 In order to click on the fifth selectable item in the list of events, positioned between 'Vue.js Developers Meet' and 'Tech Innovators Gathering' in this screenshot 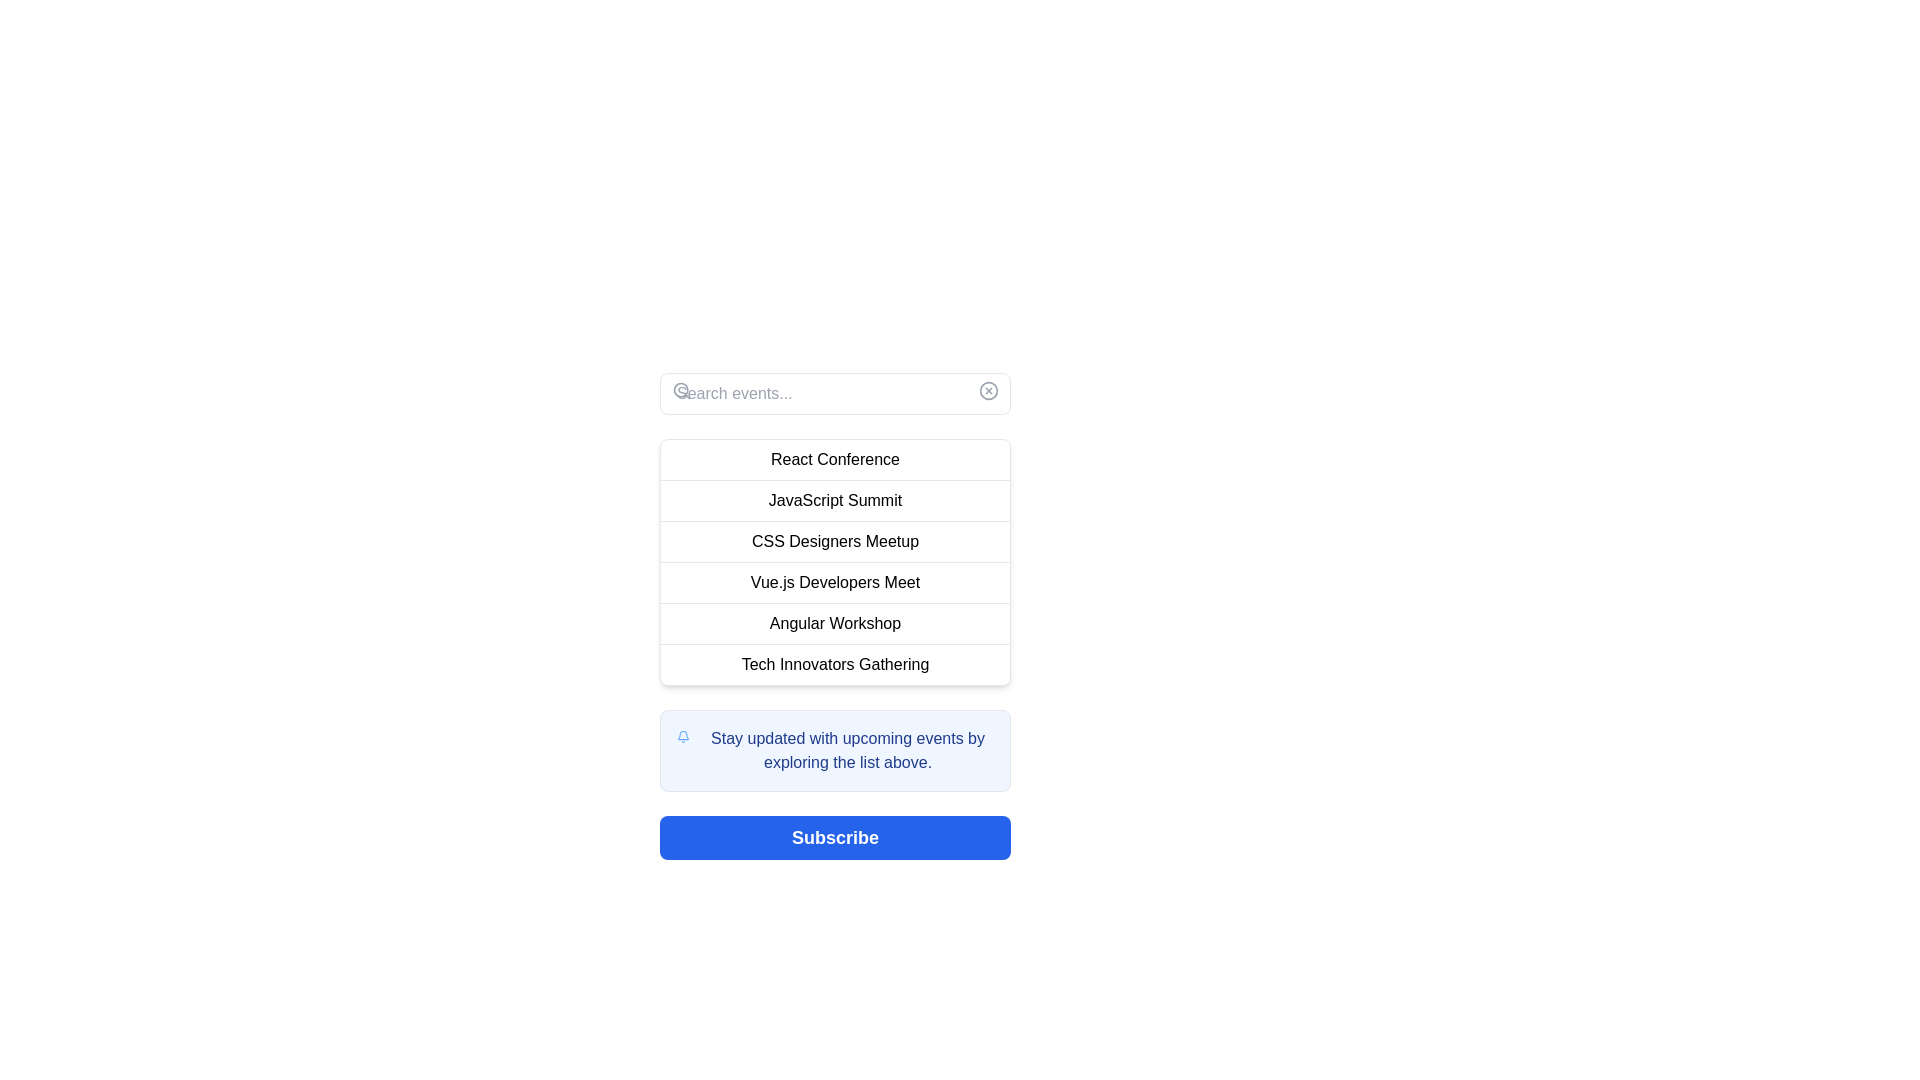, I will do `click(835, 622)`.